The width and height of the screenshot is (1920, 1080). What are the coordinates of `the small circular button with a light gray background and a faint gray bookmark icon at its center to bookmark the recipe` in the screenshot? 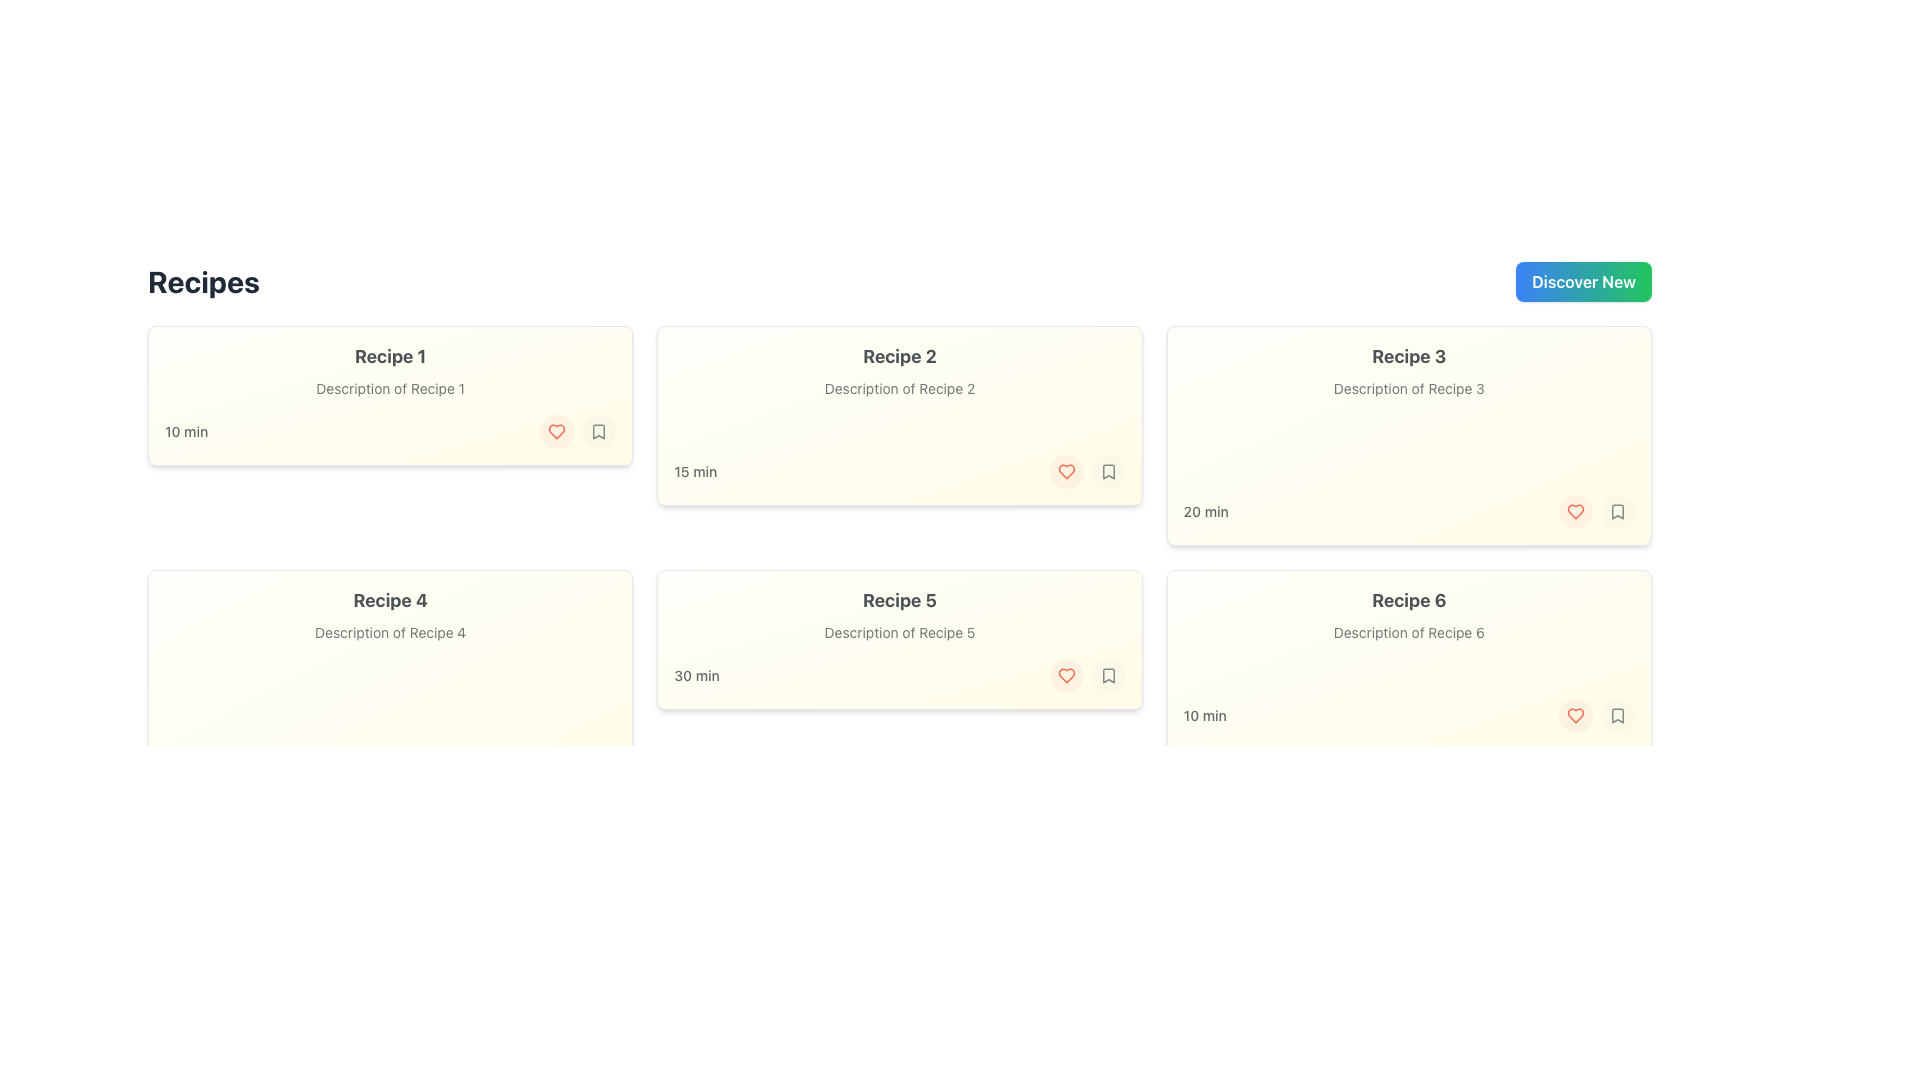 It's located at (598, 431).